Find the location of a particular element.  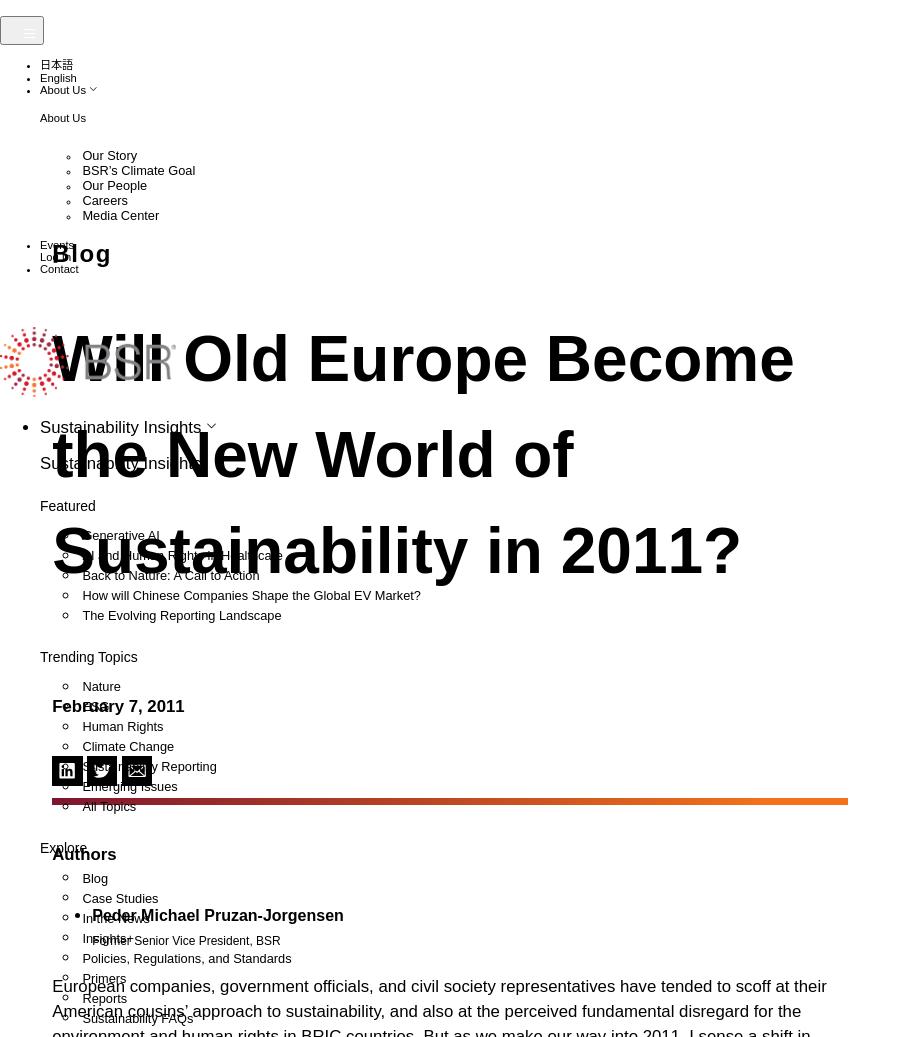

'Blog' is located at coordinates (101, 948).